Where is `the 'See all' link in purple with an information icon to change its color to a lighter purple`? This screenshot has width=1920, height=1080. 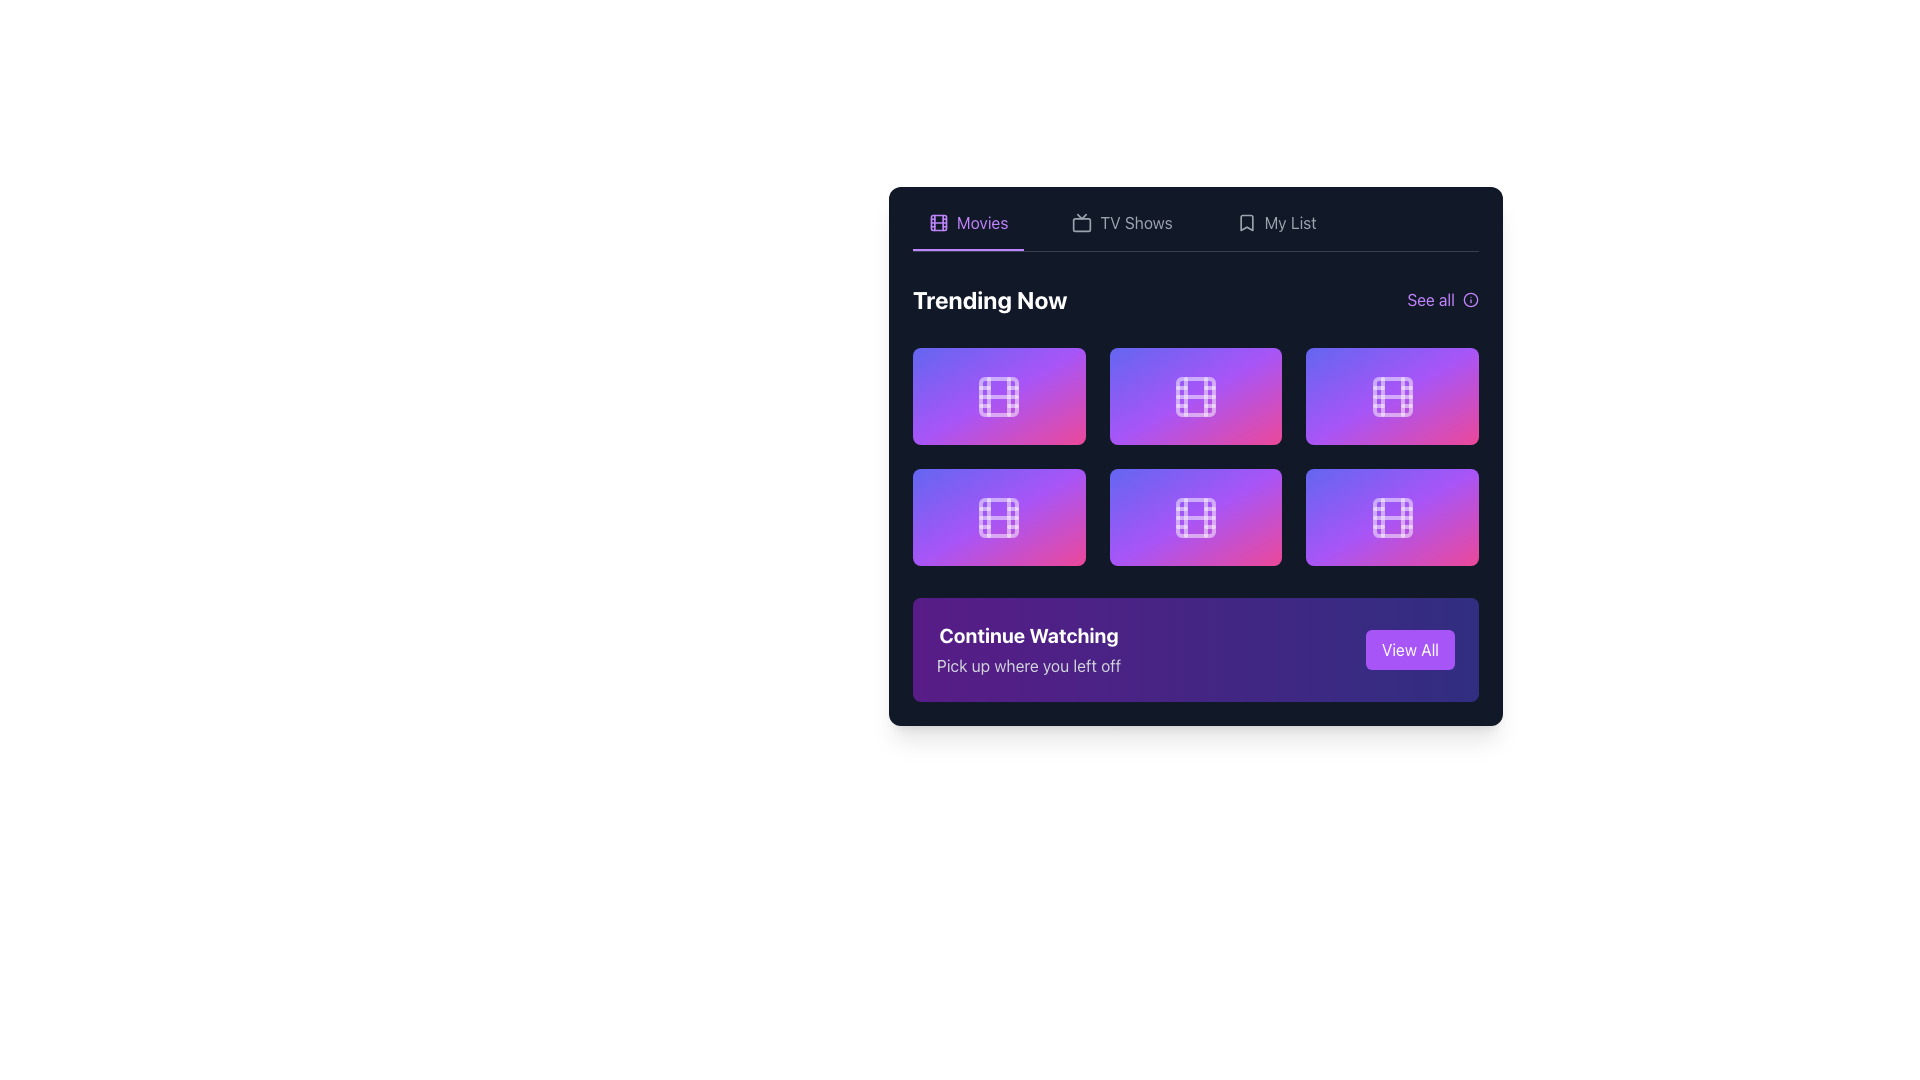
the 'See all' link in purple with an information icon to change its color to a lighter purple is located at coordinates (1443, 300).